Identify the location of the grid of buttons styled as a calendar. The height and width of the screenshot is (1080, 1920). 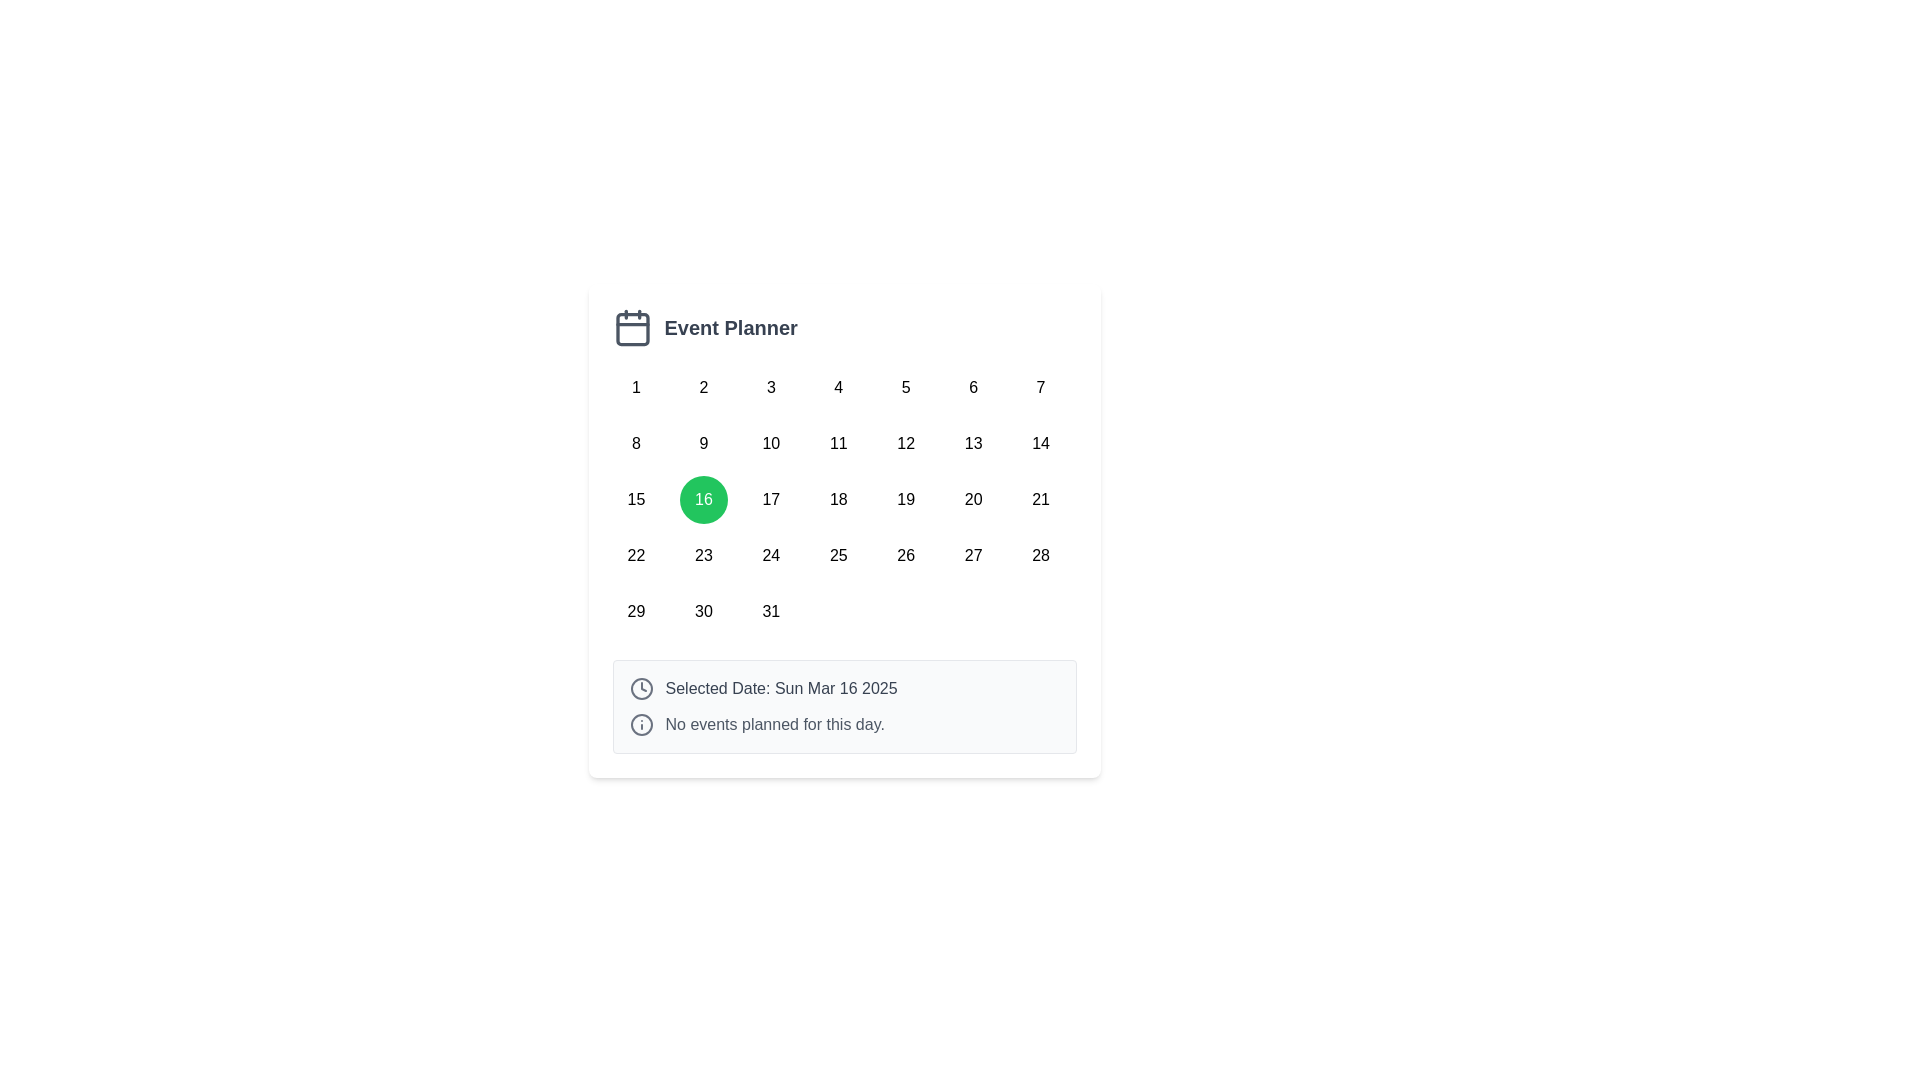
(844, 499).